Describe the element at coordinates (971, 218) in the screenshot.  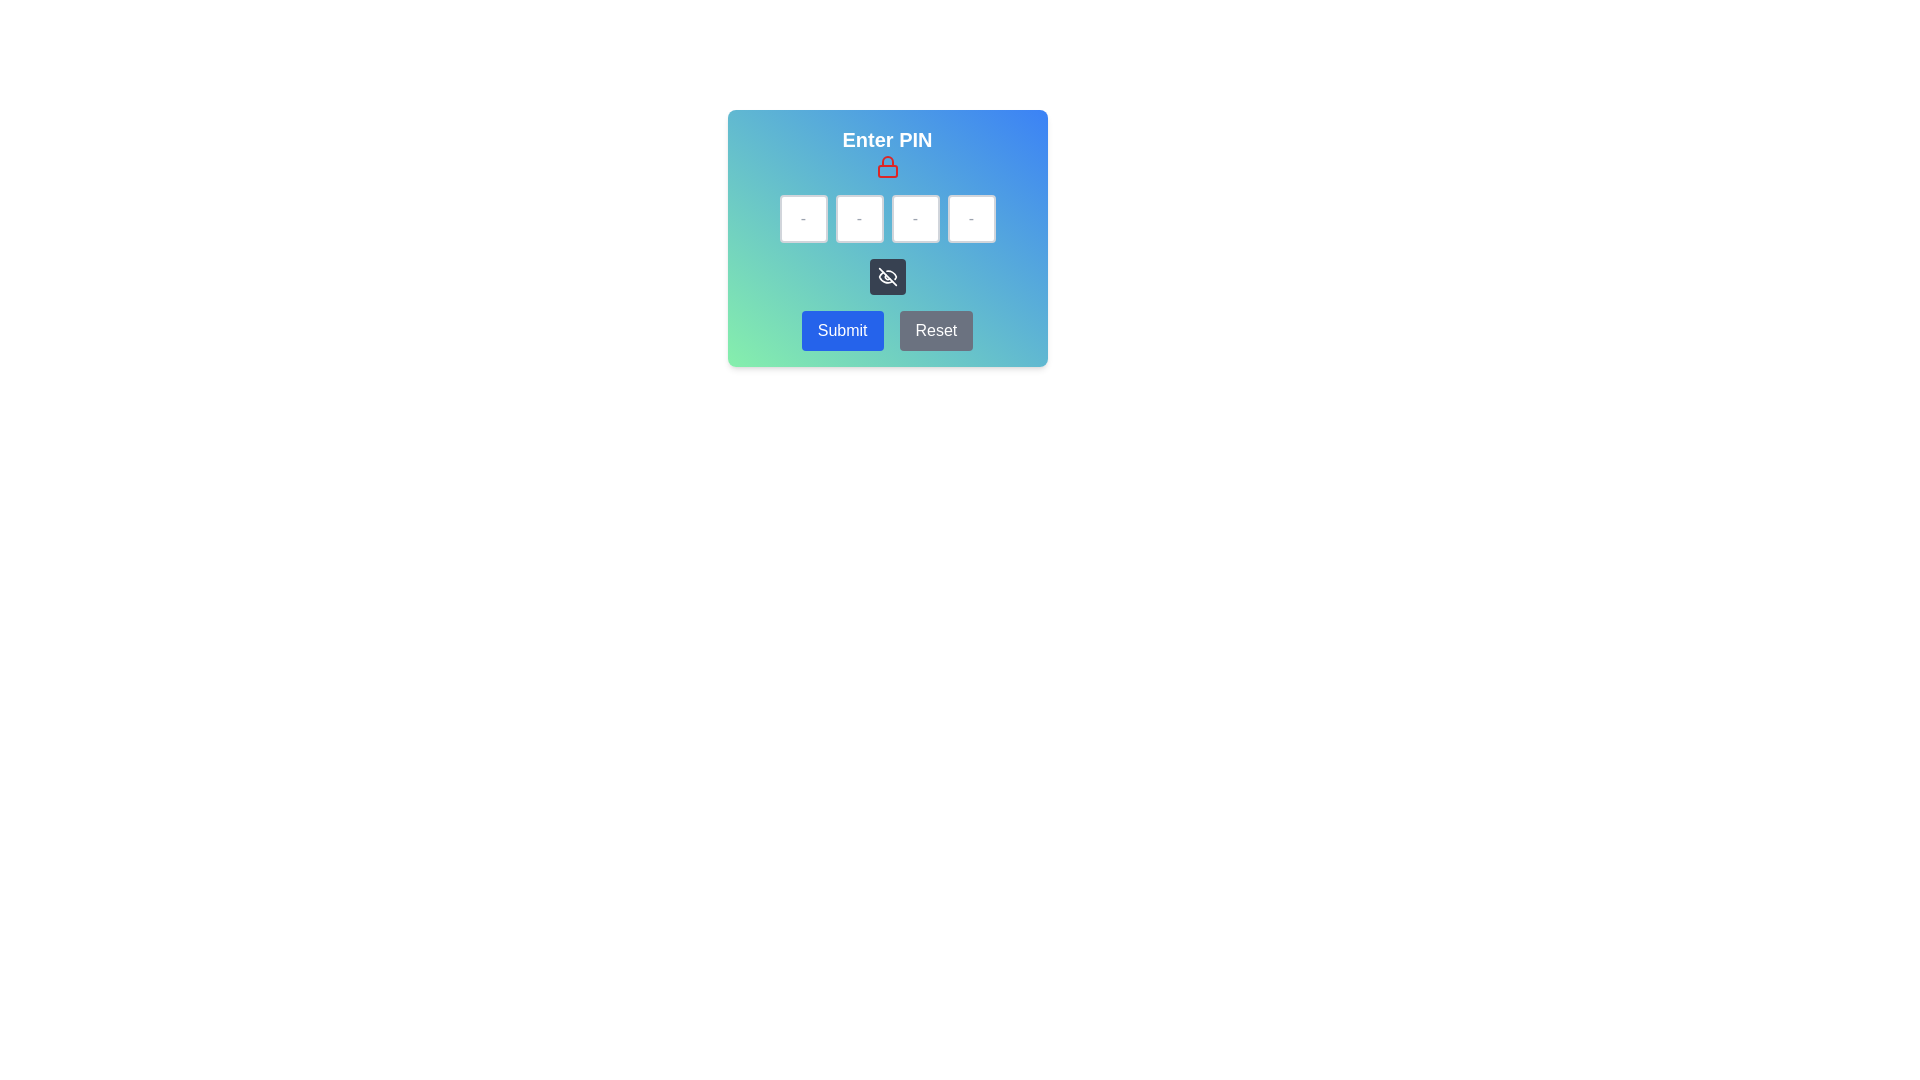
I see `the single-character password input field, which is a small square box with a white background and gray border, located at the far right of a group of four similar elements` at that location.